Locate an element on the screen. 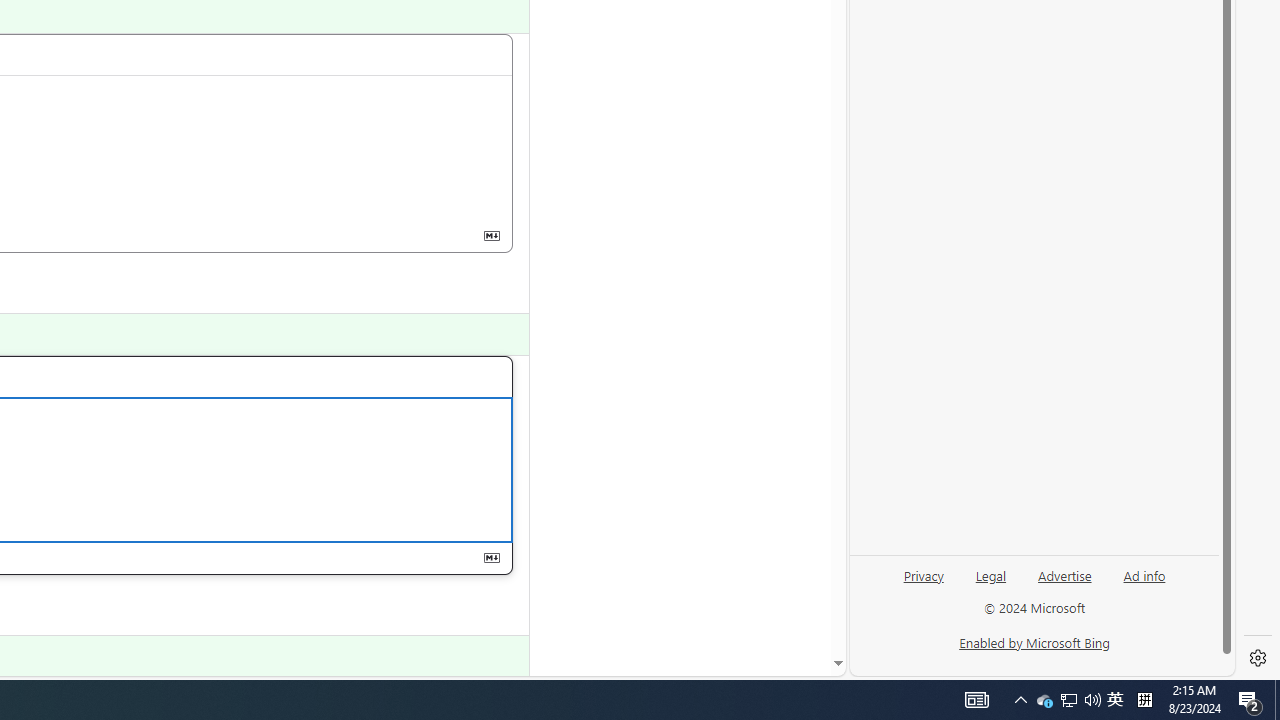 The height and width of the screenshot is (720, 1280). 'Ad info' is located at coordinates (1144, 574).